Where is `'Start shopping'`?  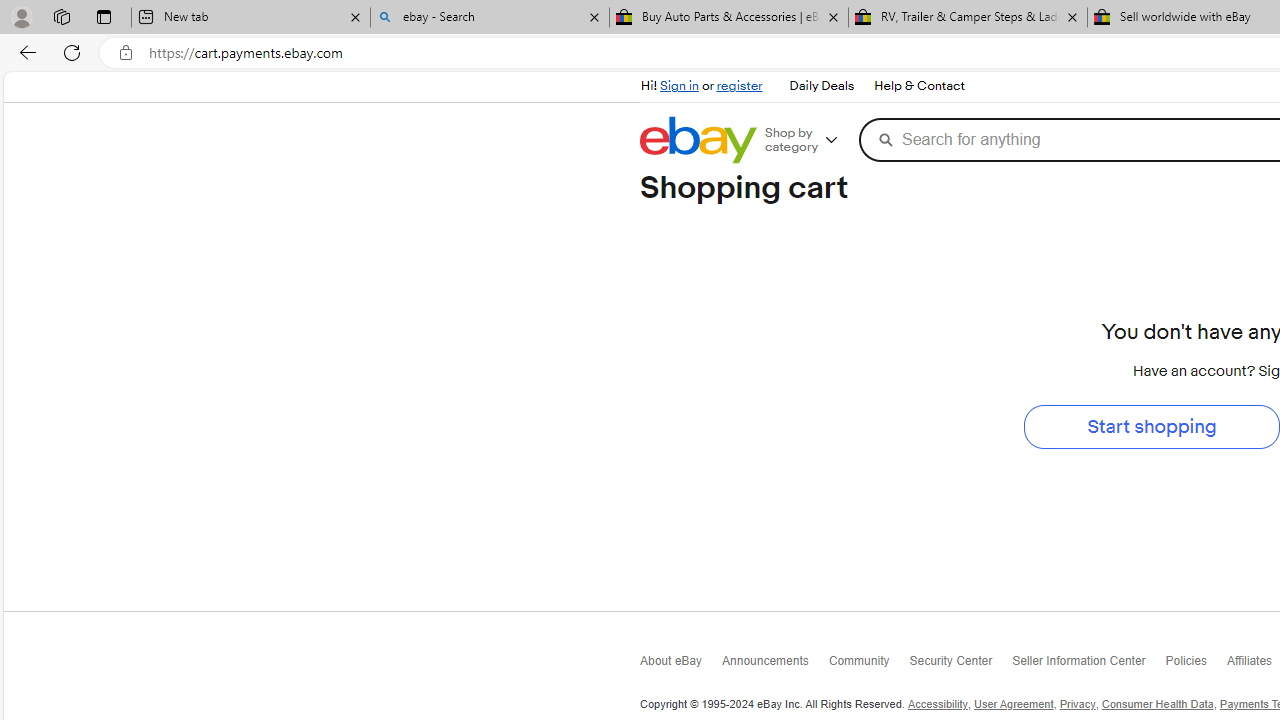 'Start shopping' is located at coordinates (1152, 425).